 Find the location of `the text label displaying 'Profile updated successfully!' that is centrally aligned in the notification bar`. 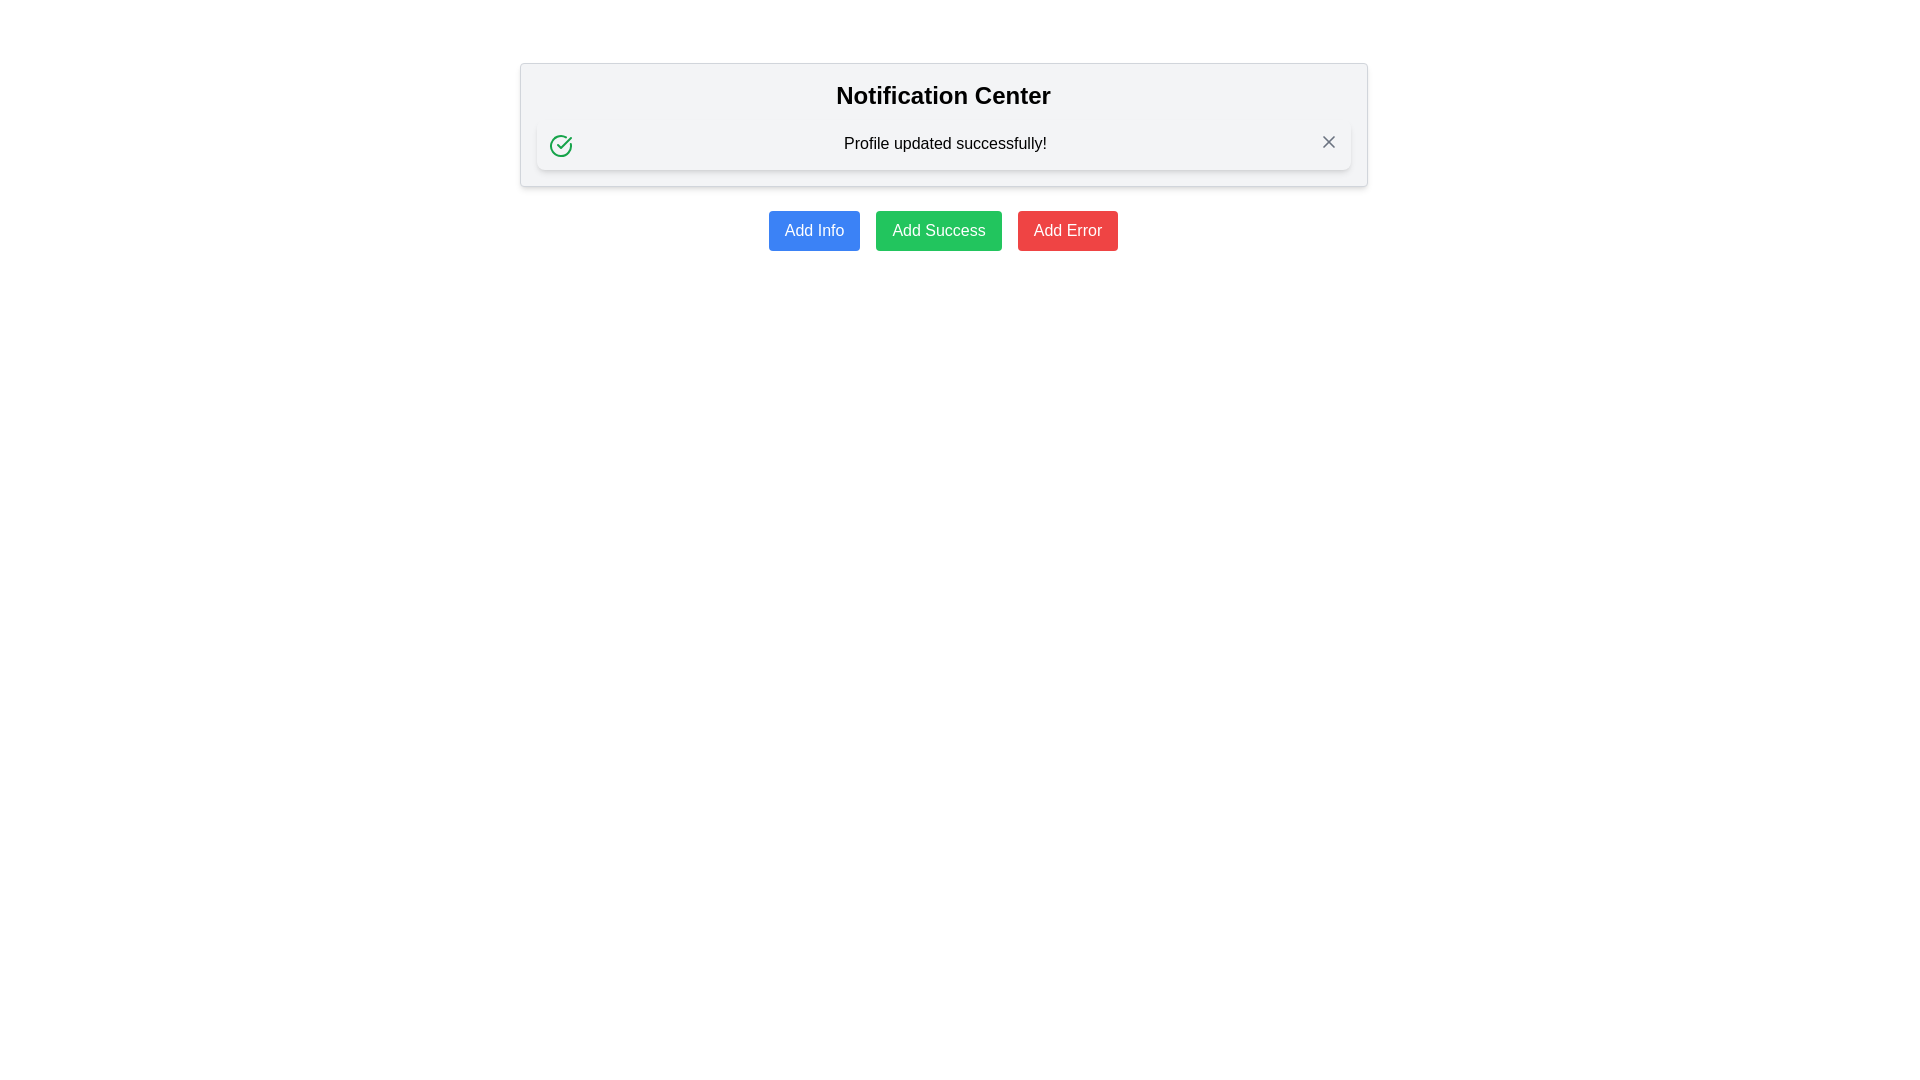

the text label displaying 'Profile updated successfully!' that is centrally aligned in the notification bar is located at coordinates (944, 142).